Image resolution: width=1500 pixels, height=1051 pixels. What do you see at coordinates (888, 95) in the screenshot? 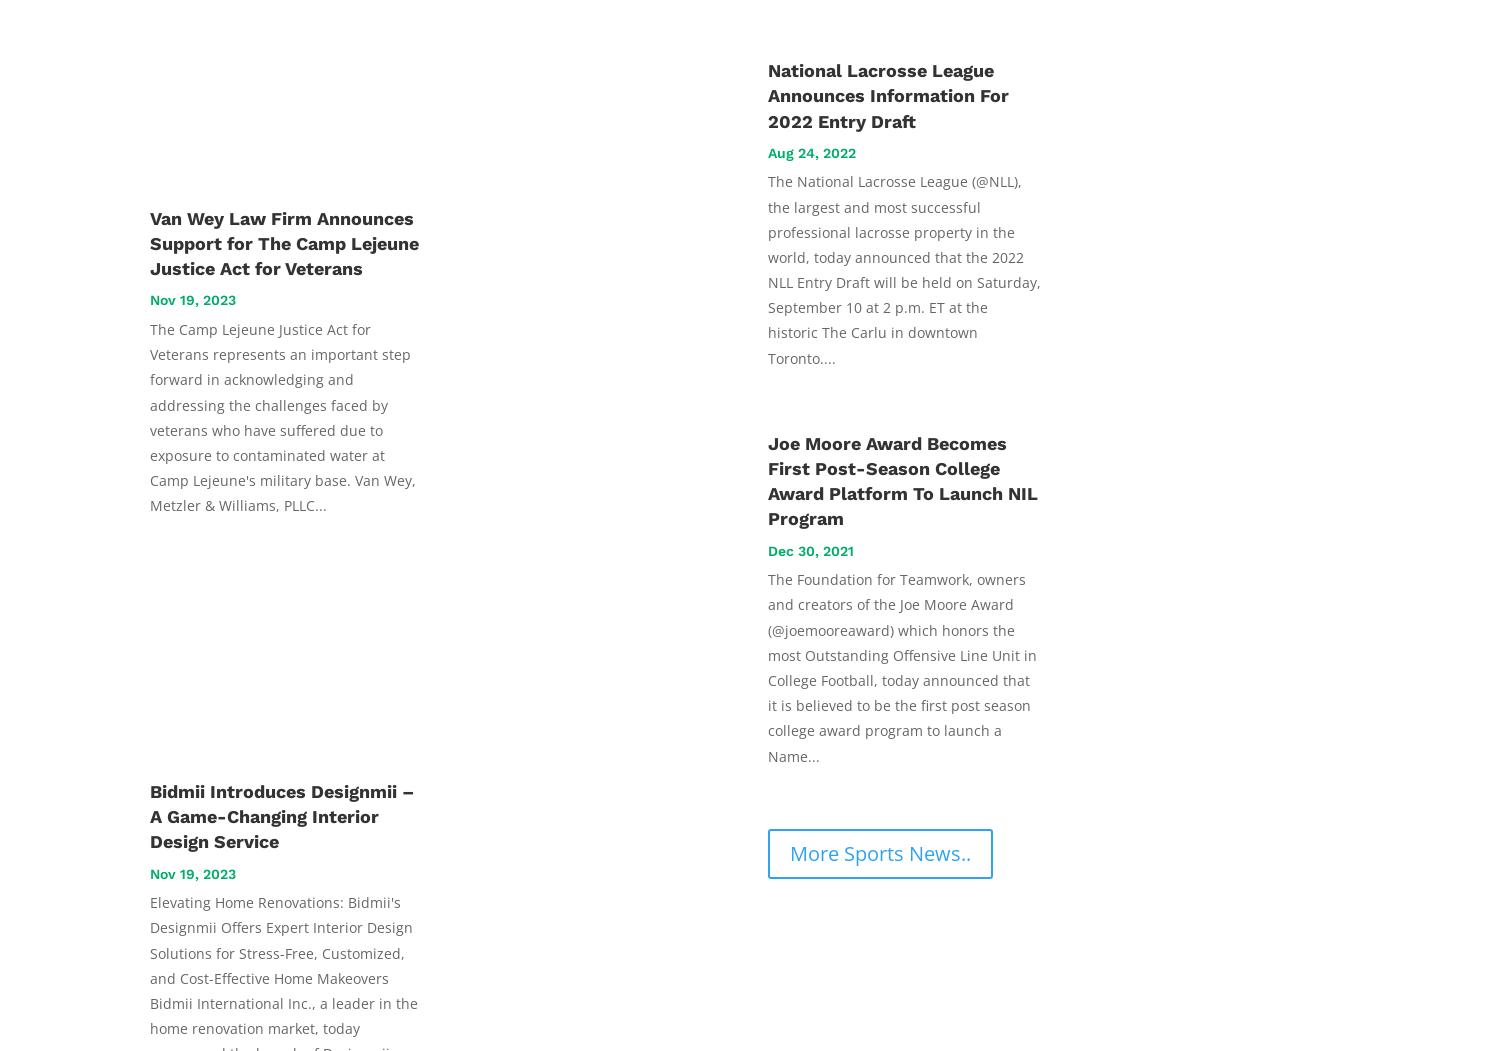
I see `'National Lacrosse League Announces Information For 2022 Entry Draft'` at bounding box center [888, 95].